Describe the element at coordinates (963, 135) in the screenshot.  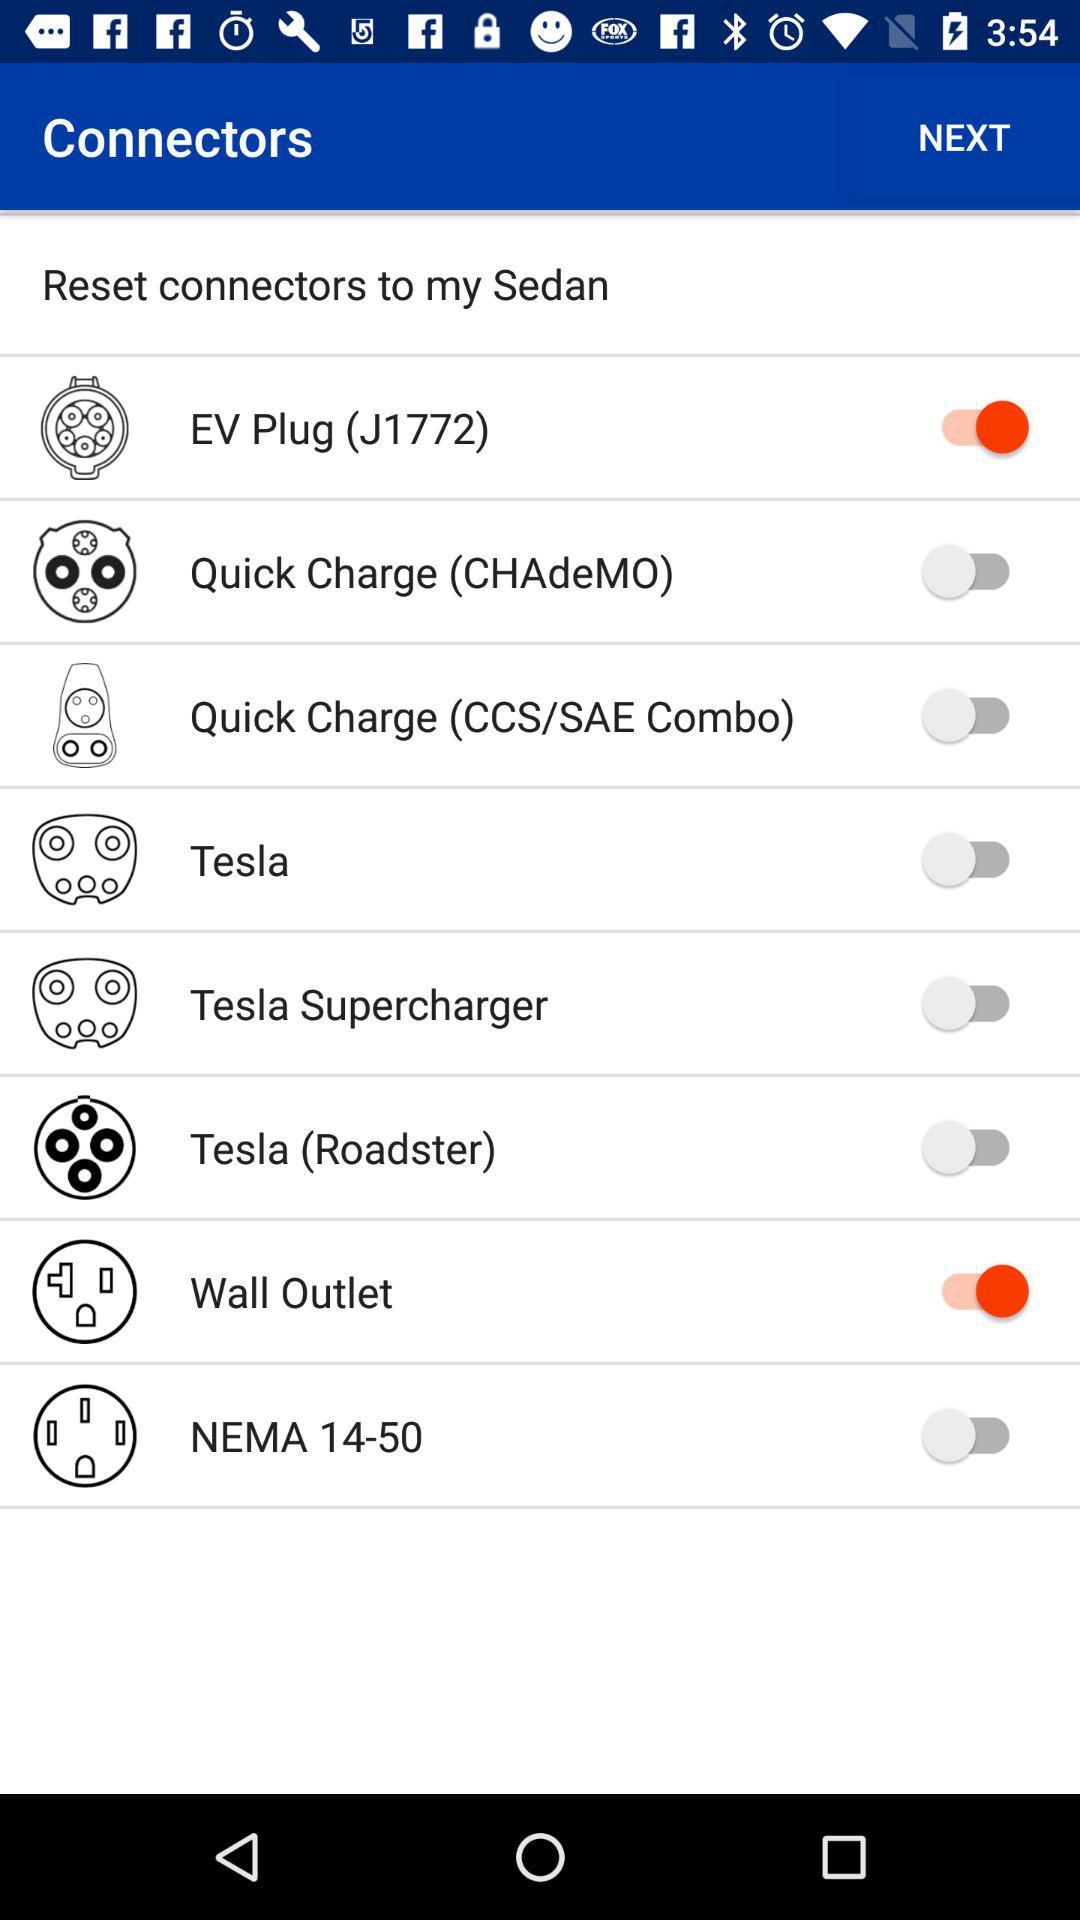
I see `next icon` at that location.